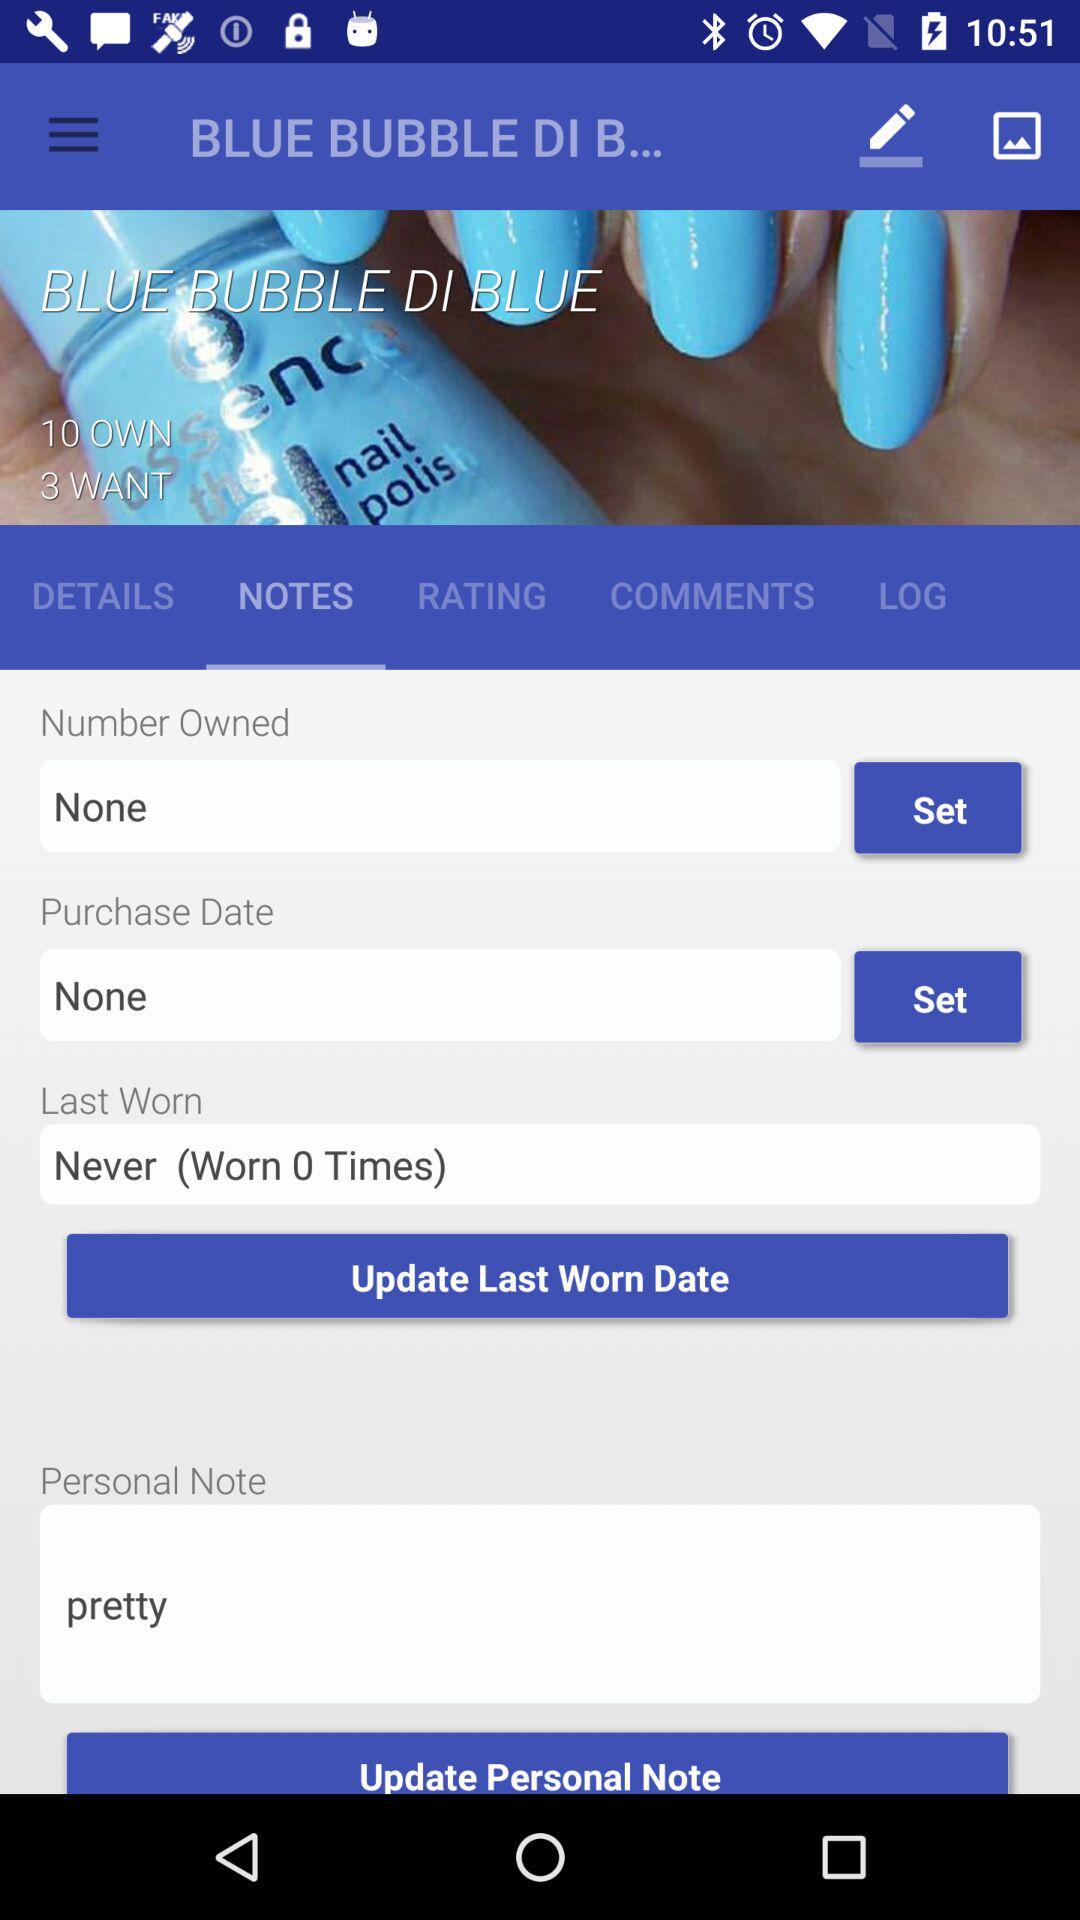 This screenshot has height=1920, width=1080. Describe the element at coordinates (481, 593) in the screenshot. I see `icon to the left of comments icon` at that location.